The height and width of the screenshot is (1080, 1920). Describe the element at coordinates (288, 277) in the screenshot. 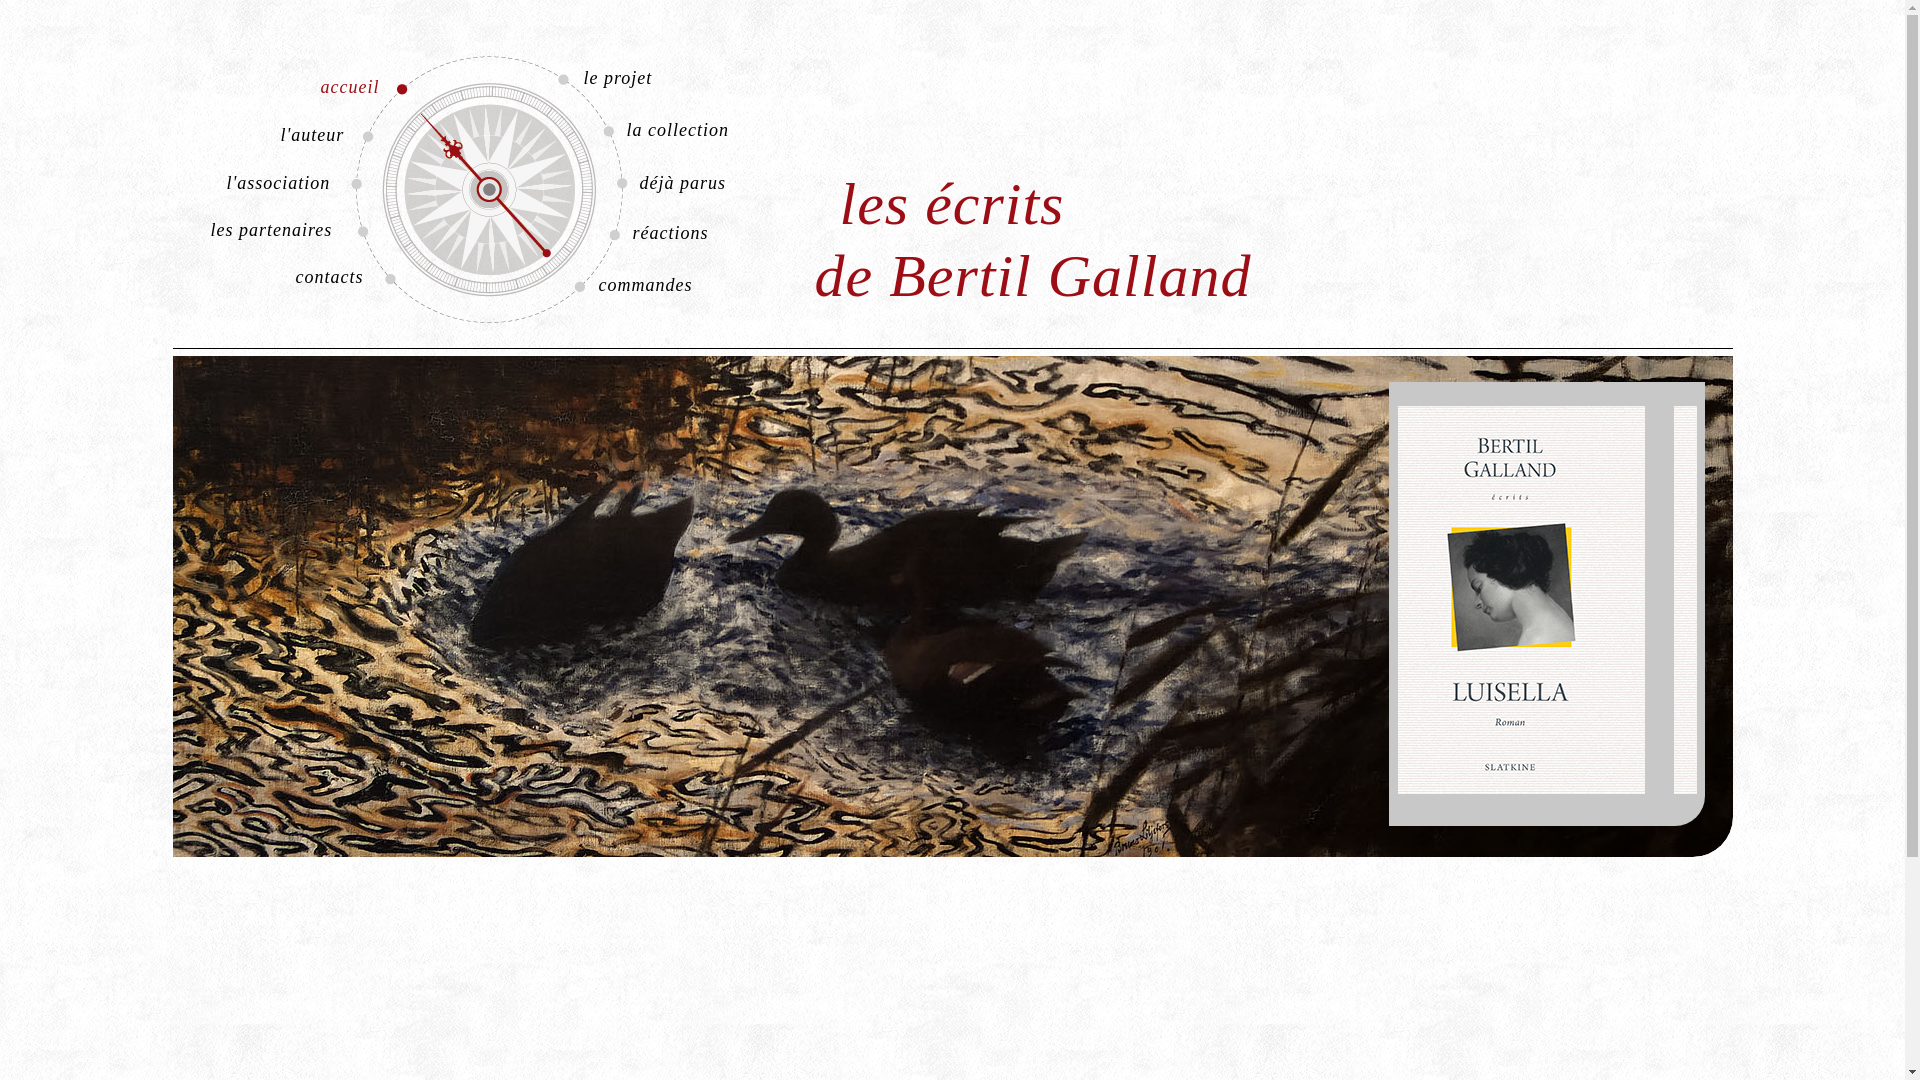

I see `'contacts'` at that location.